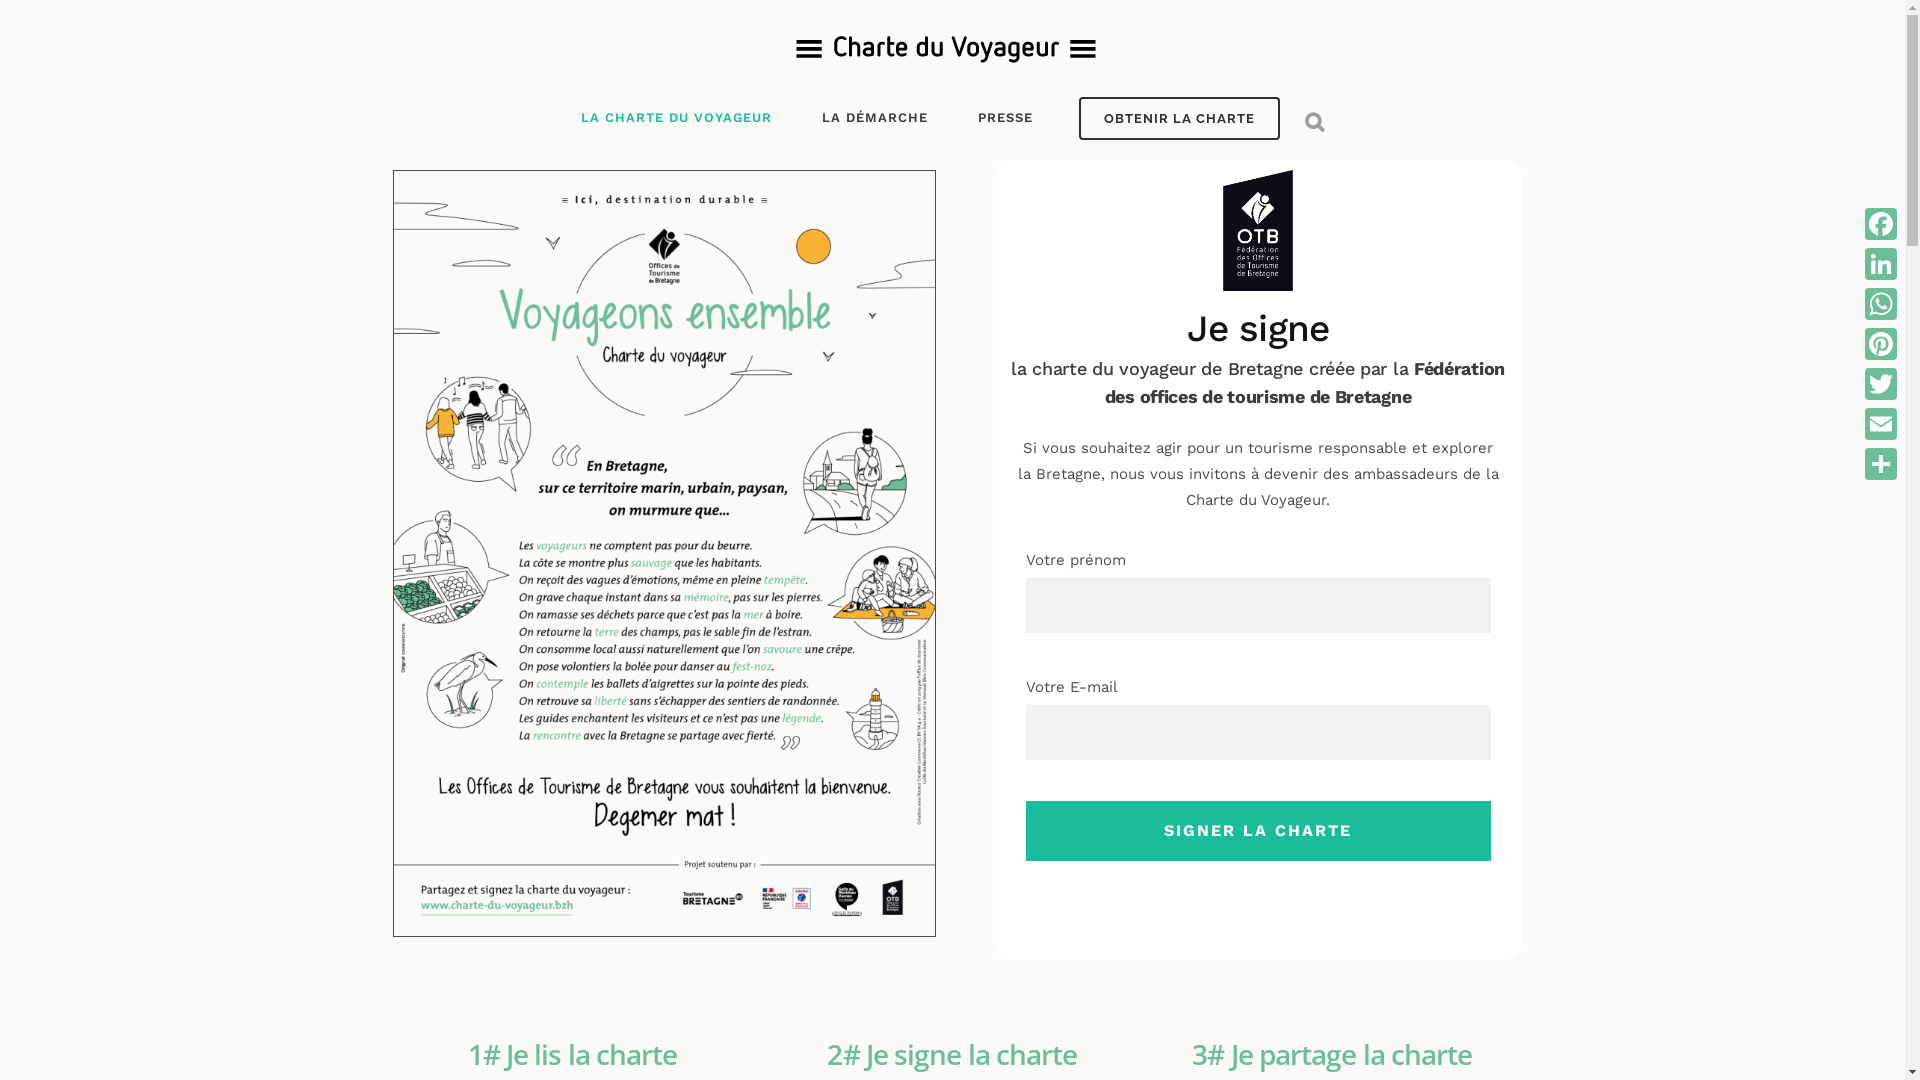 This screenshot has width=1920, height=1080. I want to click on 'Signer la charte', so click(1026, 830).